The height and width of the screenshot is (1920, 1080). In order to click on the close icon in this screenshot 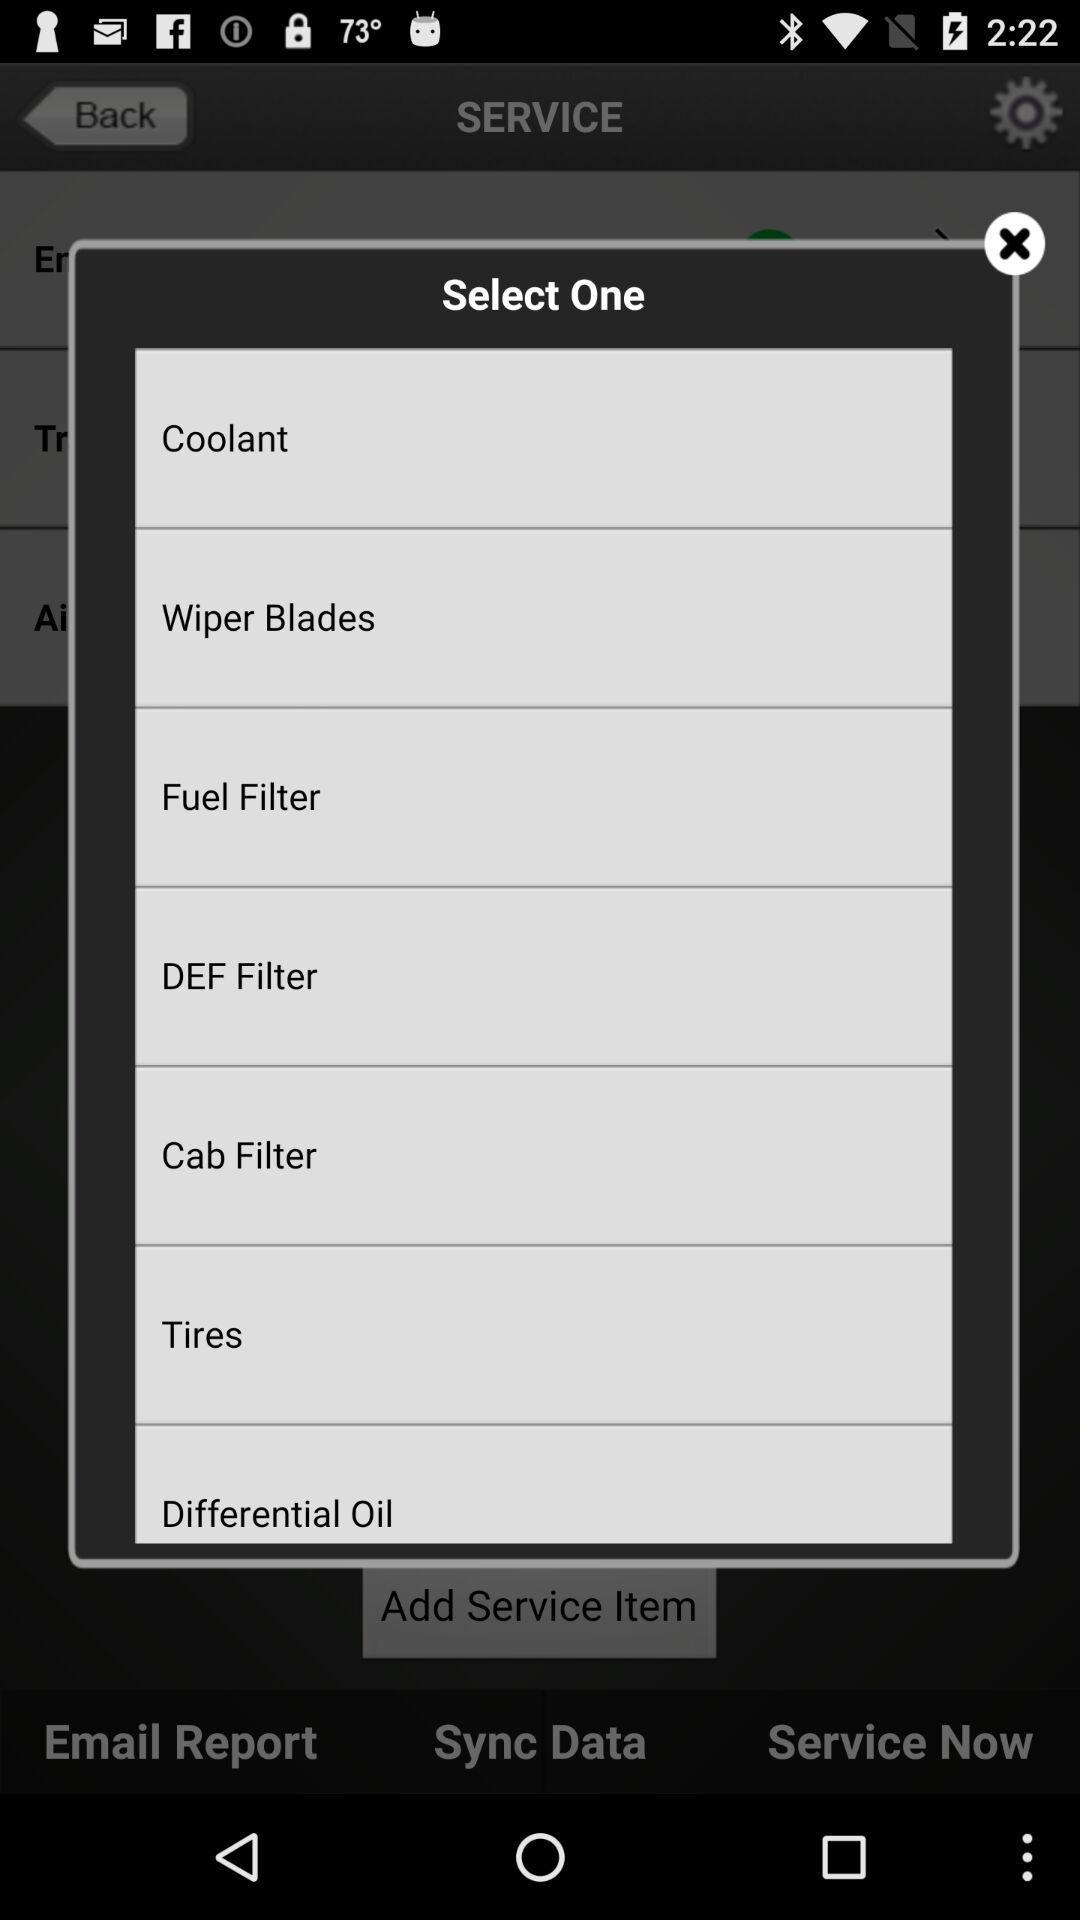, I will do `click(1014, 259)`.